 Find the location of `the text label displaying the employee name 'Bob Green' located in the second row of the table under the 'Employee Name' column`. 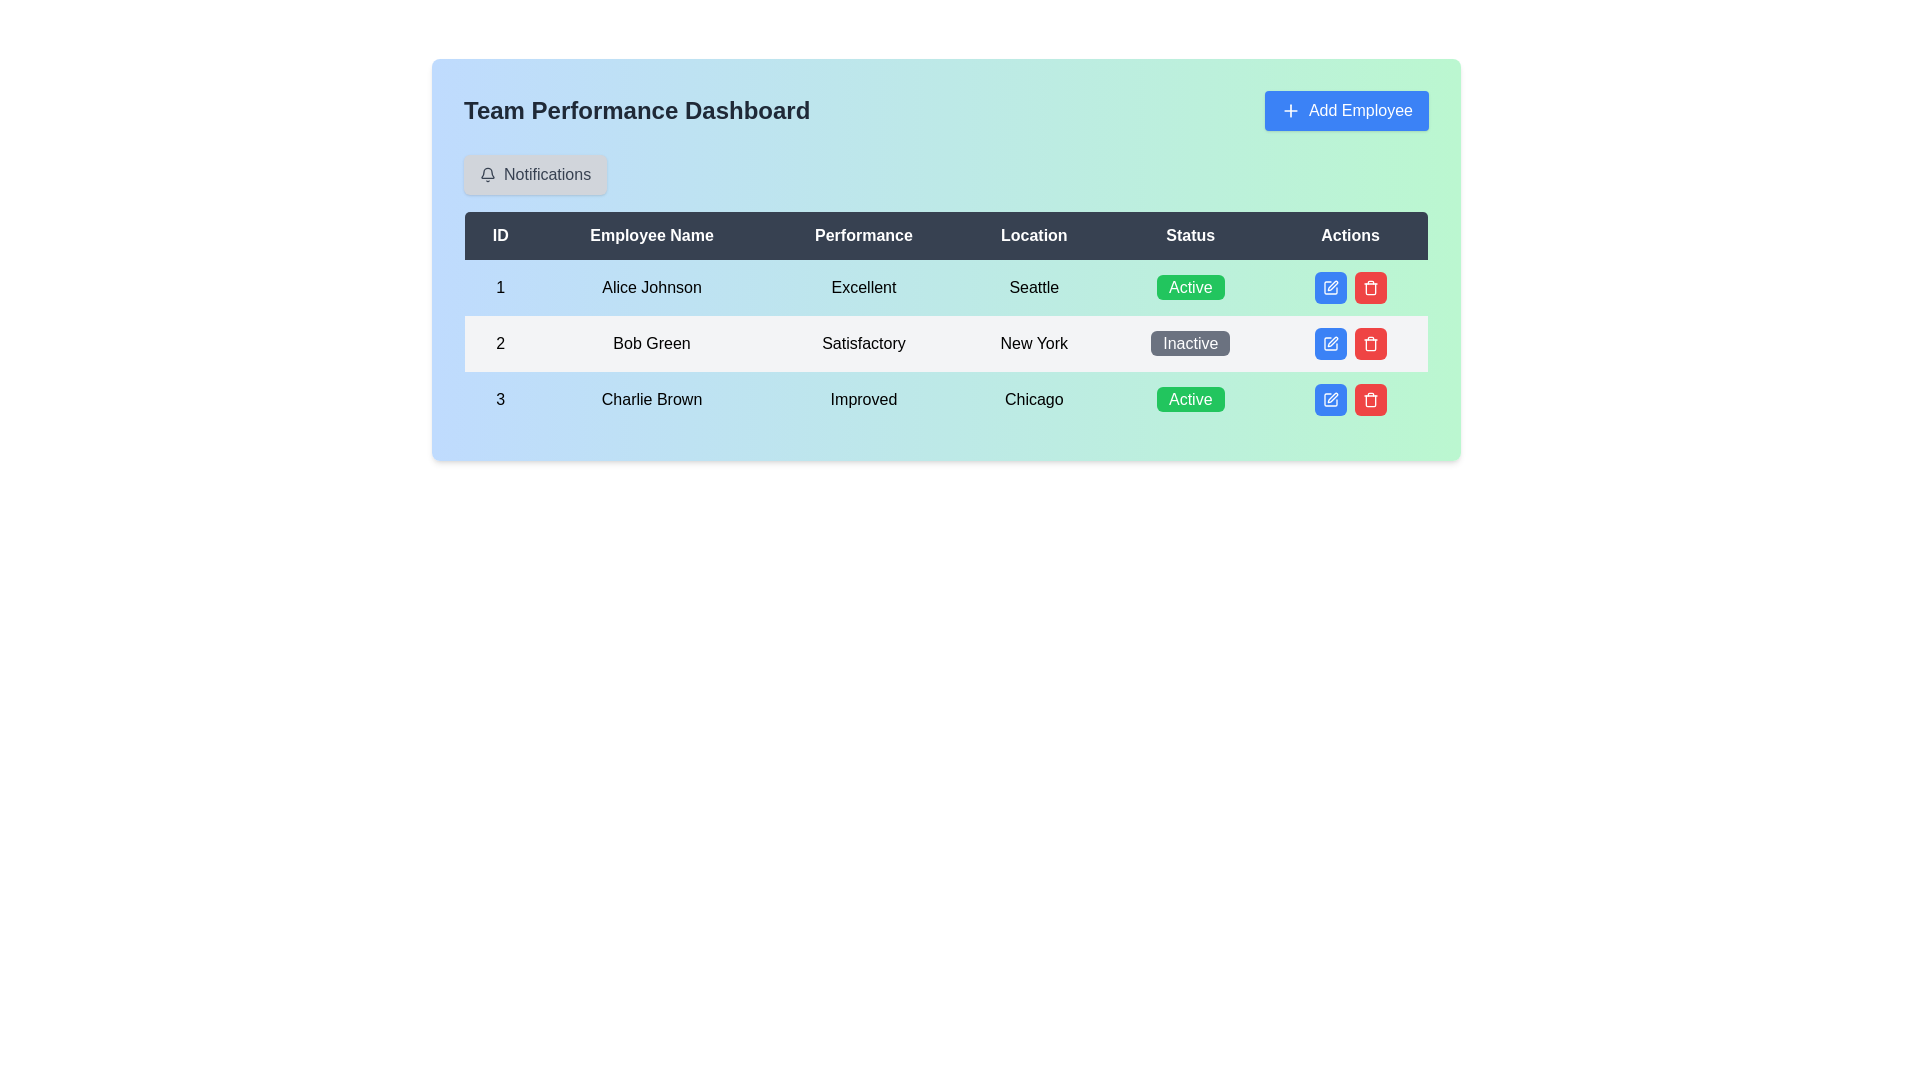

the text label displaying the employee name 'Bob Green' located in the second row of the table under the 'Employee Name' column is located at coordinates (652, 342).